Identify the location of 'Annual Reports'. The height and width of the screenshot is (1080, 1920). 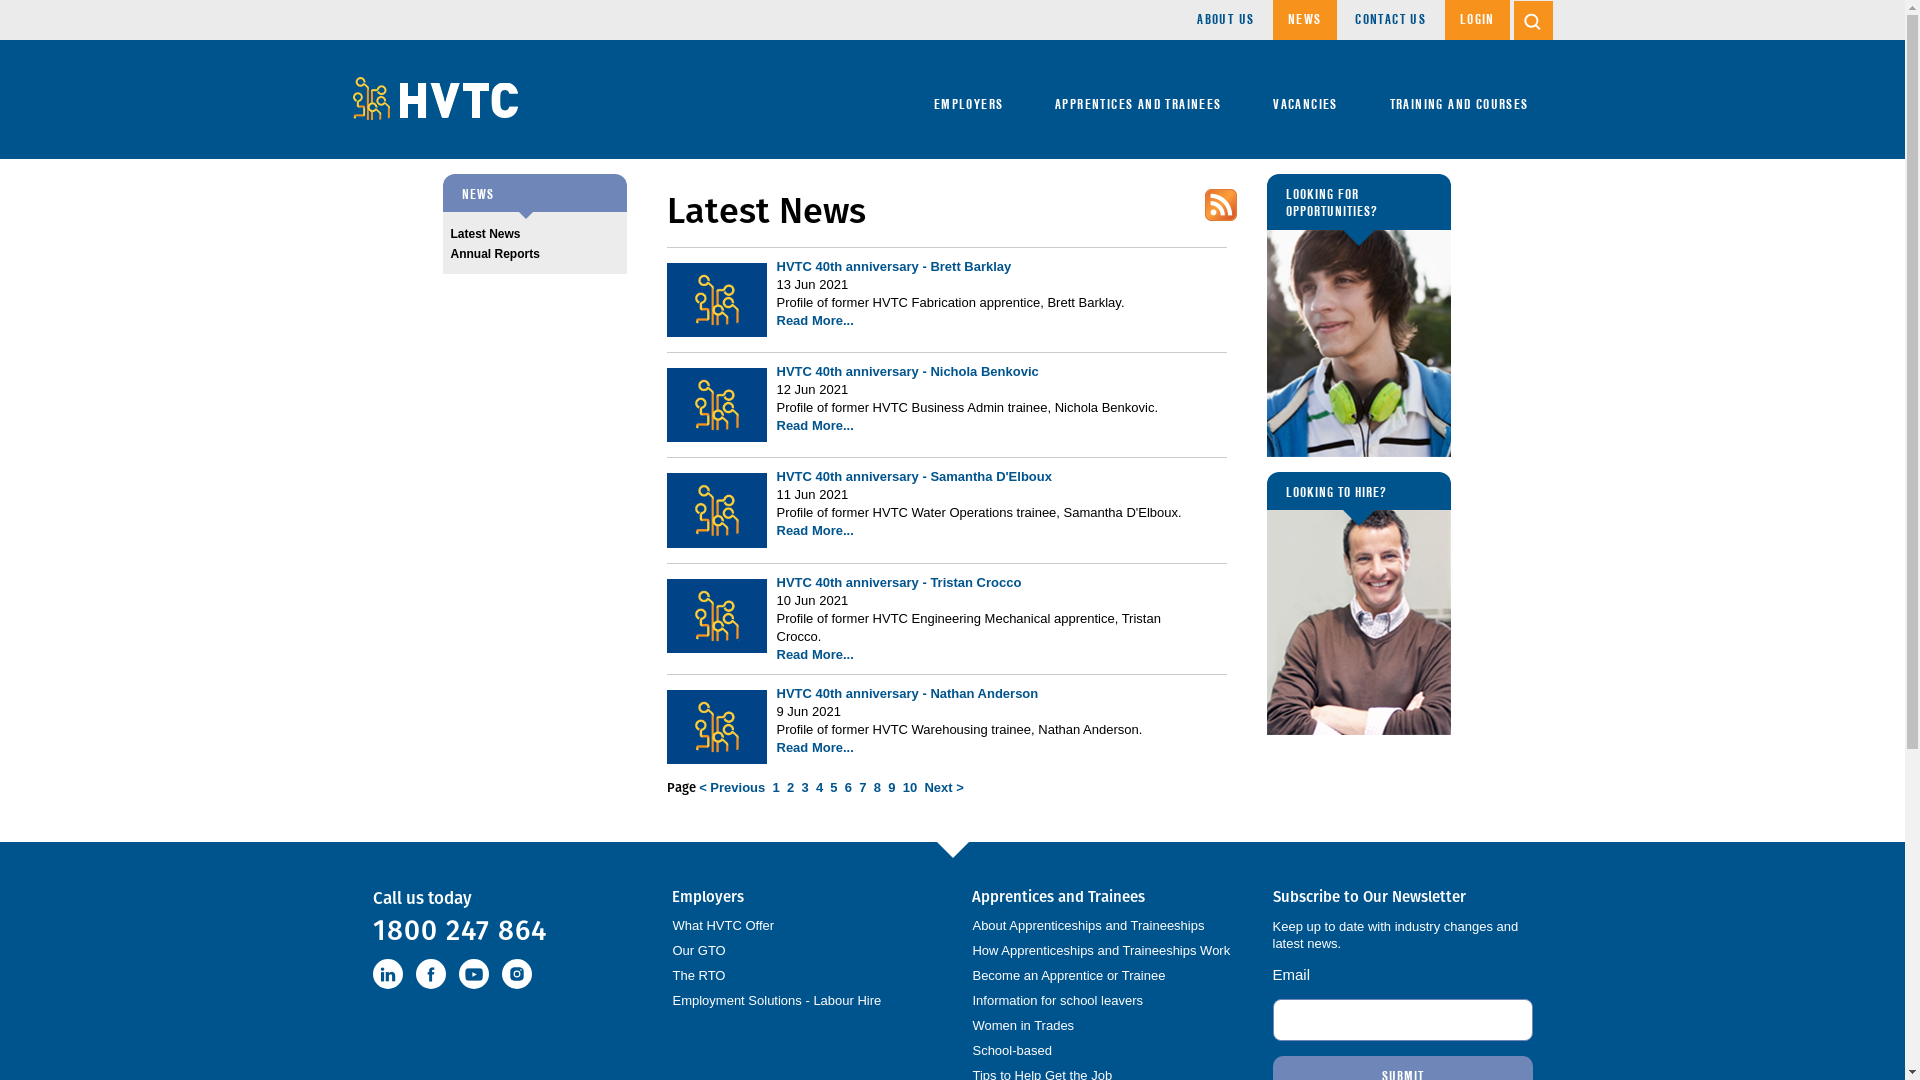
(533, 253).